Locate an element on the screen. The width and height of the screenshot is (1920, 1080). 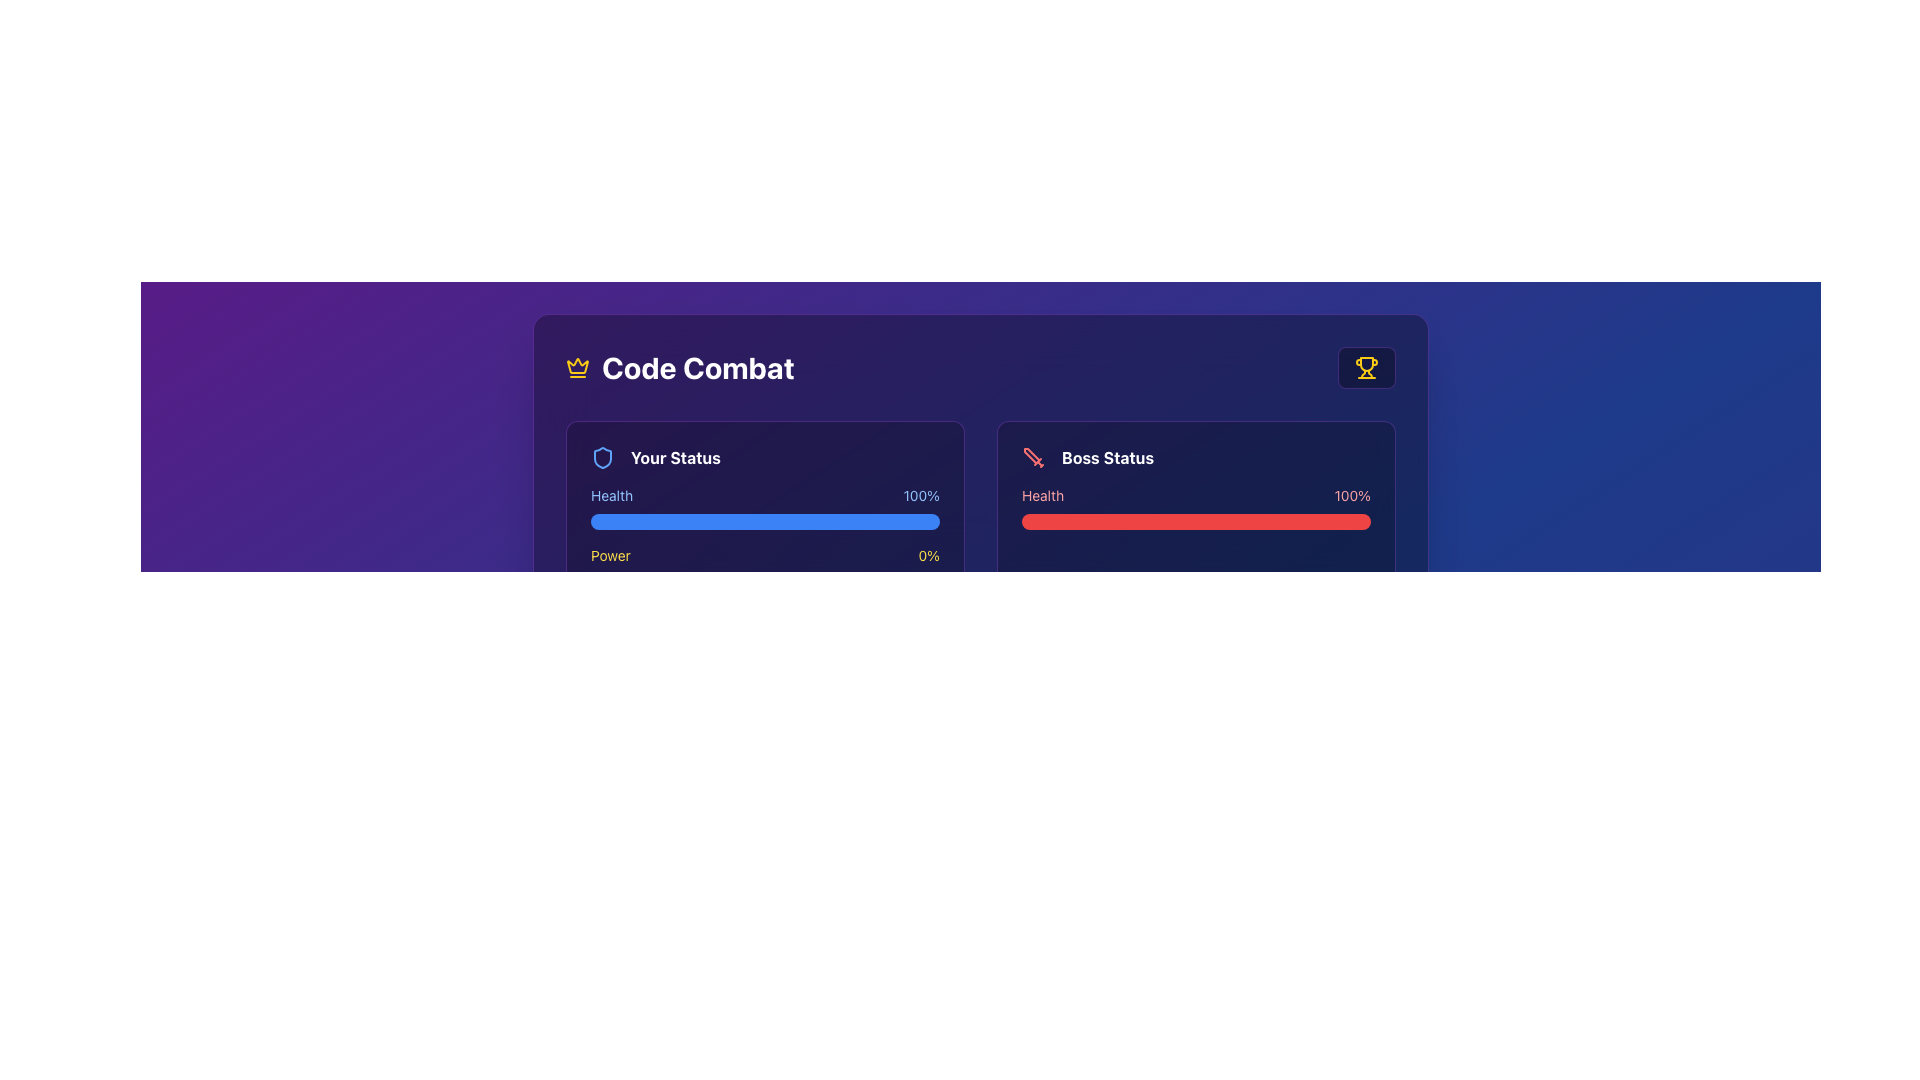
the red horizontal Progress bar labeled 'Health' with the percentage '100%' in the 'Boss Status' section is located at coordinates (1196, 507).